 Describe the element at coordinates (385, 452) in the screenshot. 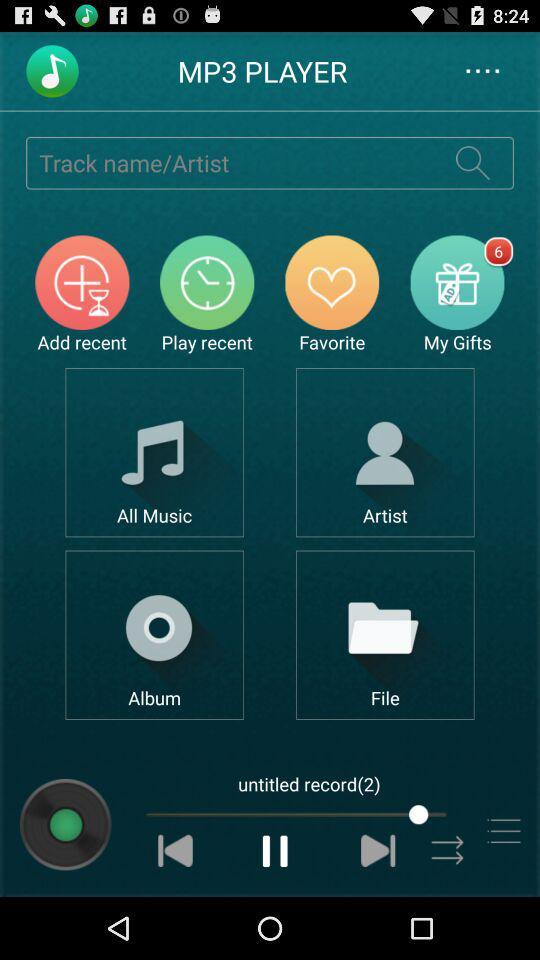

I see `open artist selection` at that location.